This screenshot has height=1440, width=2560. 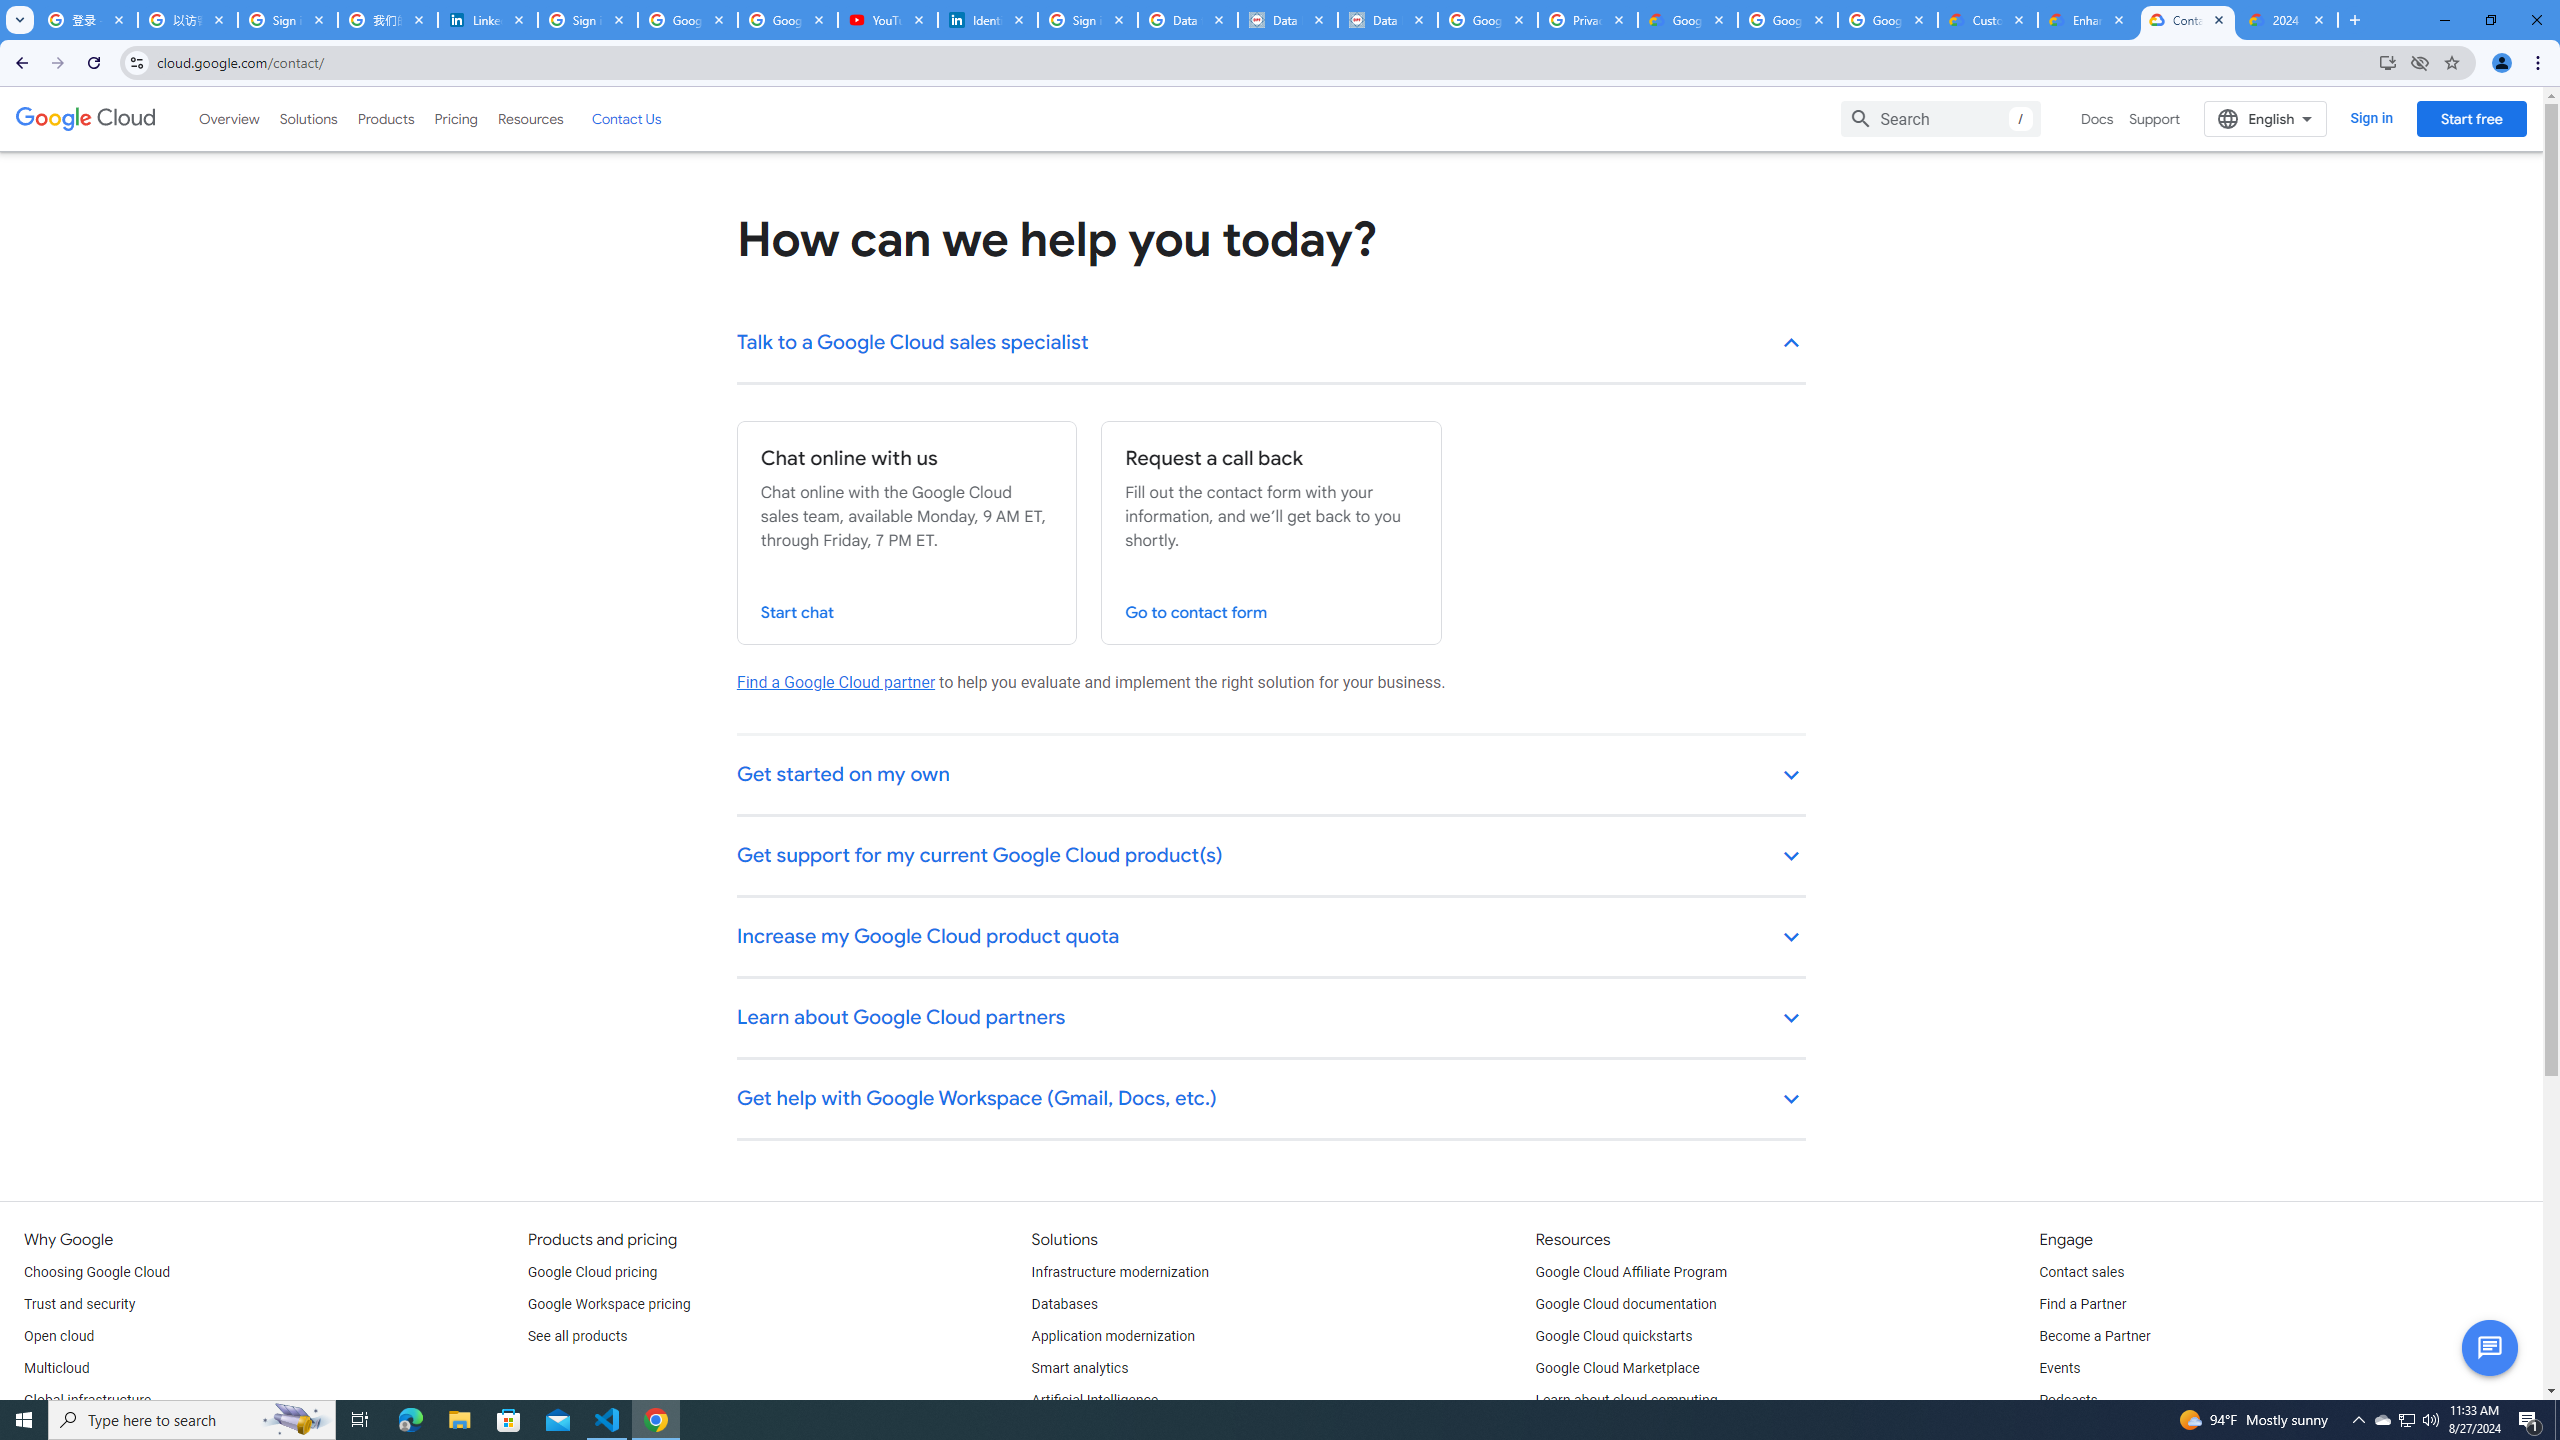 I want to click on 'LinkedIn Privacy Policy', so click(x=488, y=19).